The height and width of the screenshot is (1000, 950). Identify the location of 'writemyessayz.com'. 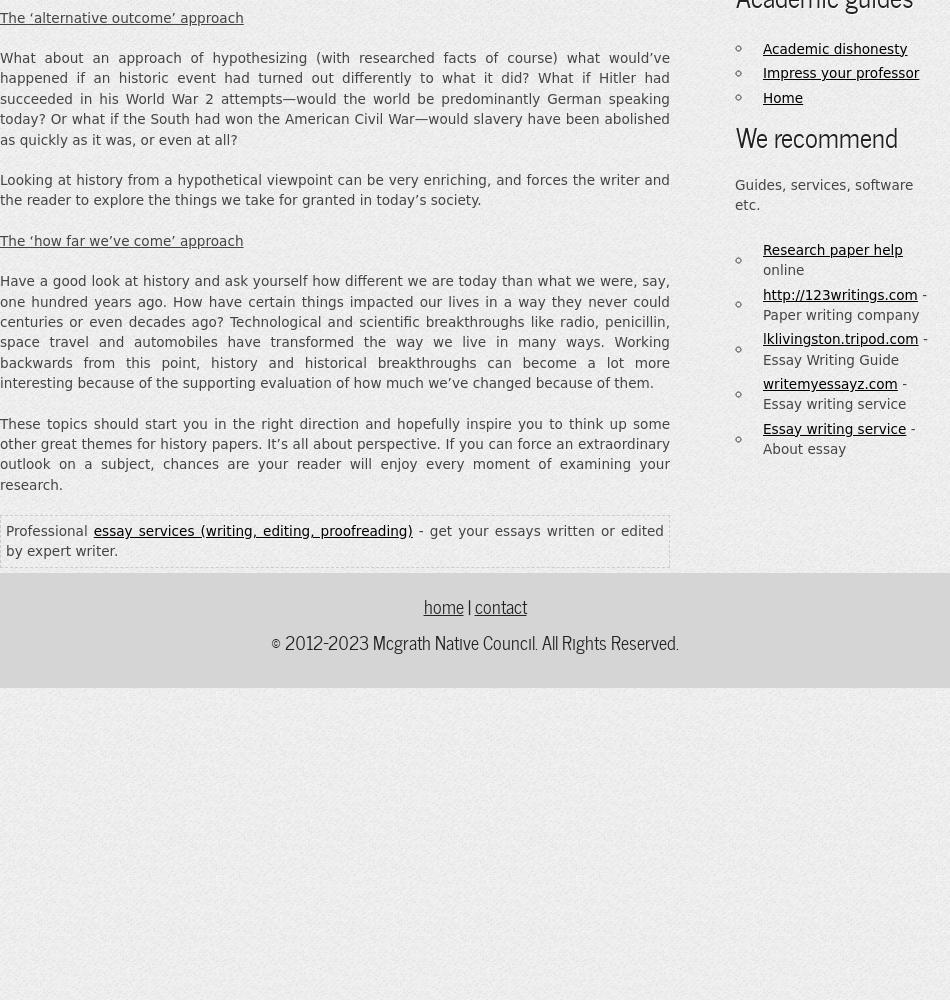
(829, 384).